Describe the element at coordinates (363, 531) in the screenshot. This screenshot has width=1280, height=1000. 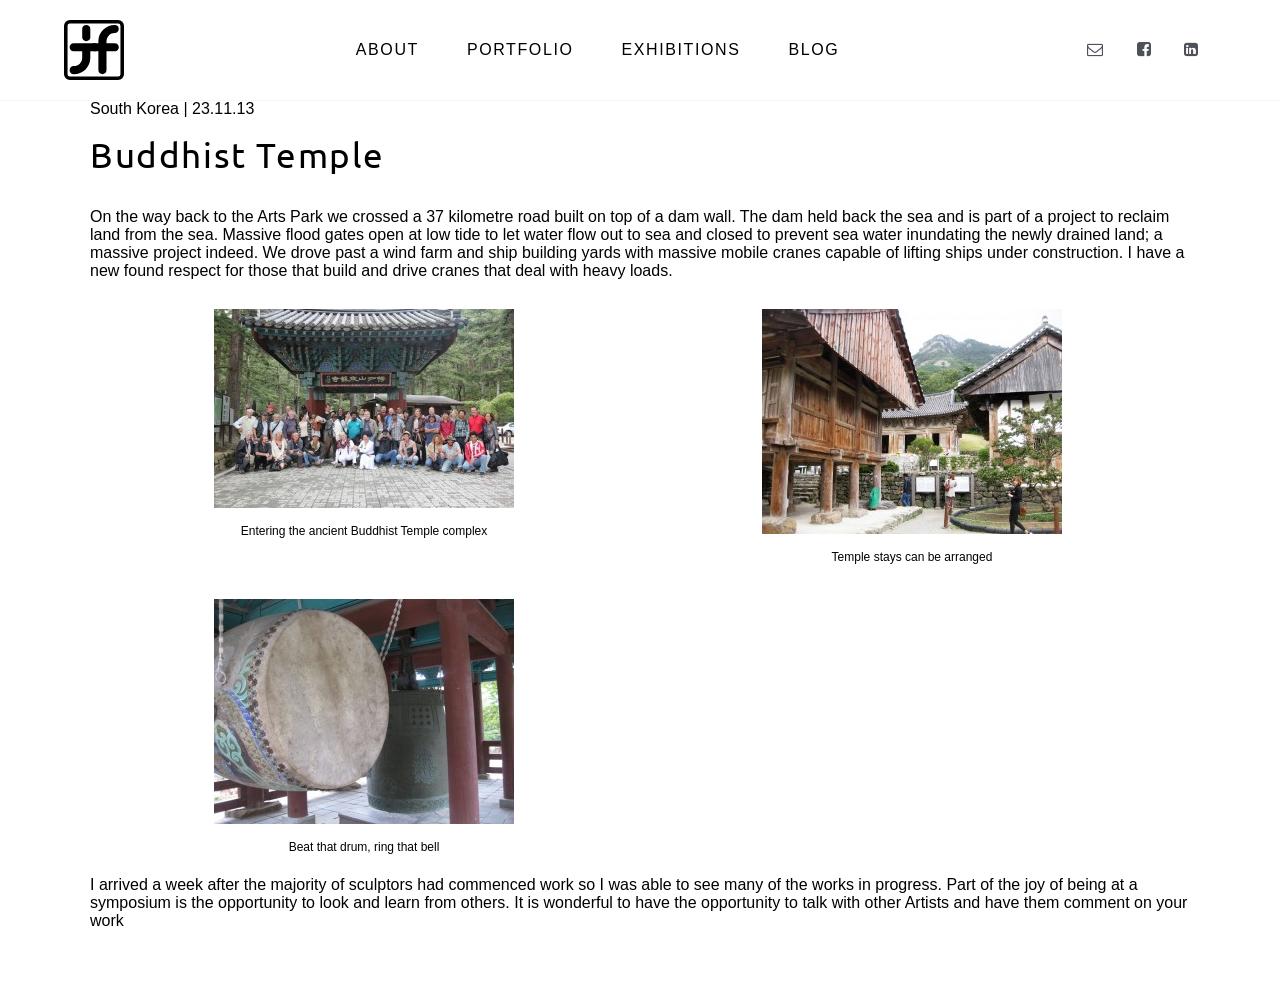
I see `'Entering the ancient Buddhist Temple complex'` at that location.